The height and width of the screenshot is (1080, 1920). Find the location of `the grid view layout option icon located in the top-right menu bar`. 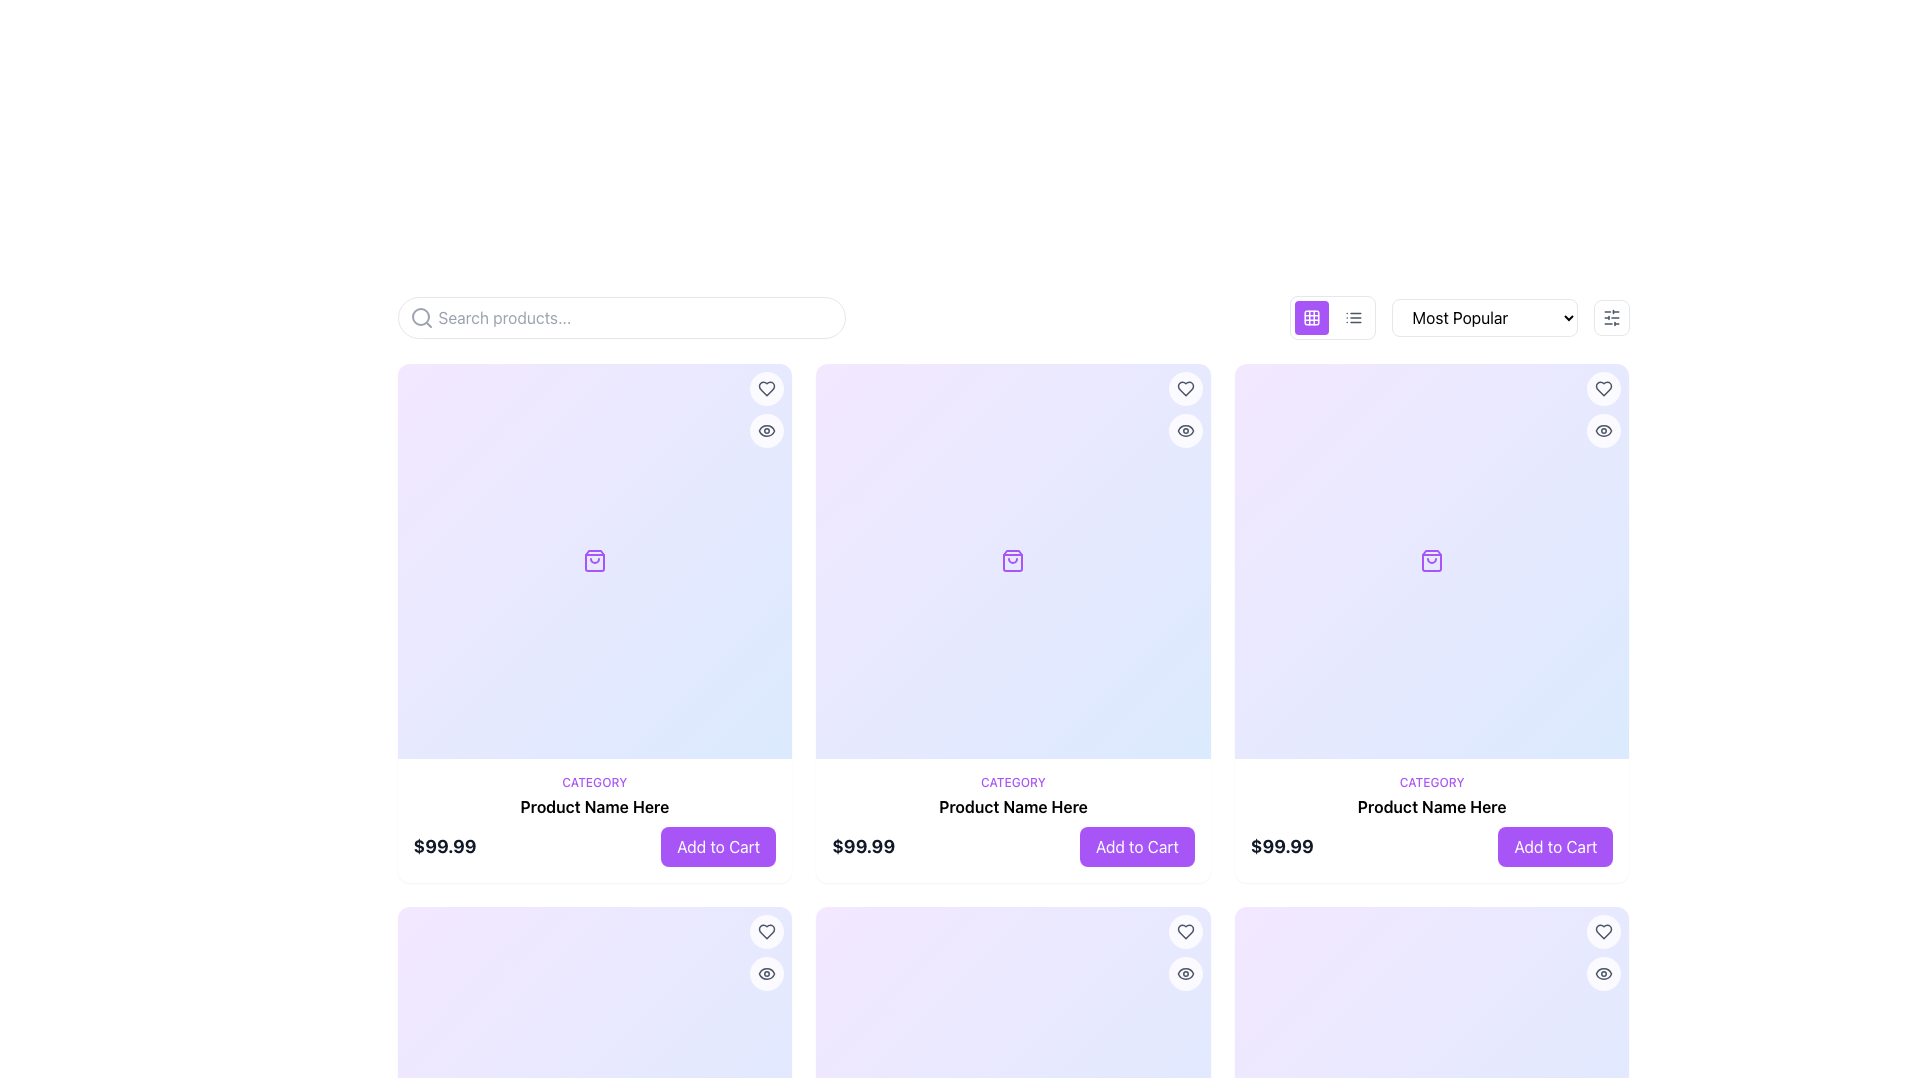

the grid view layout option icon located in the top-right menu bar is located at coordinates (1311, 316).